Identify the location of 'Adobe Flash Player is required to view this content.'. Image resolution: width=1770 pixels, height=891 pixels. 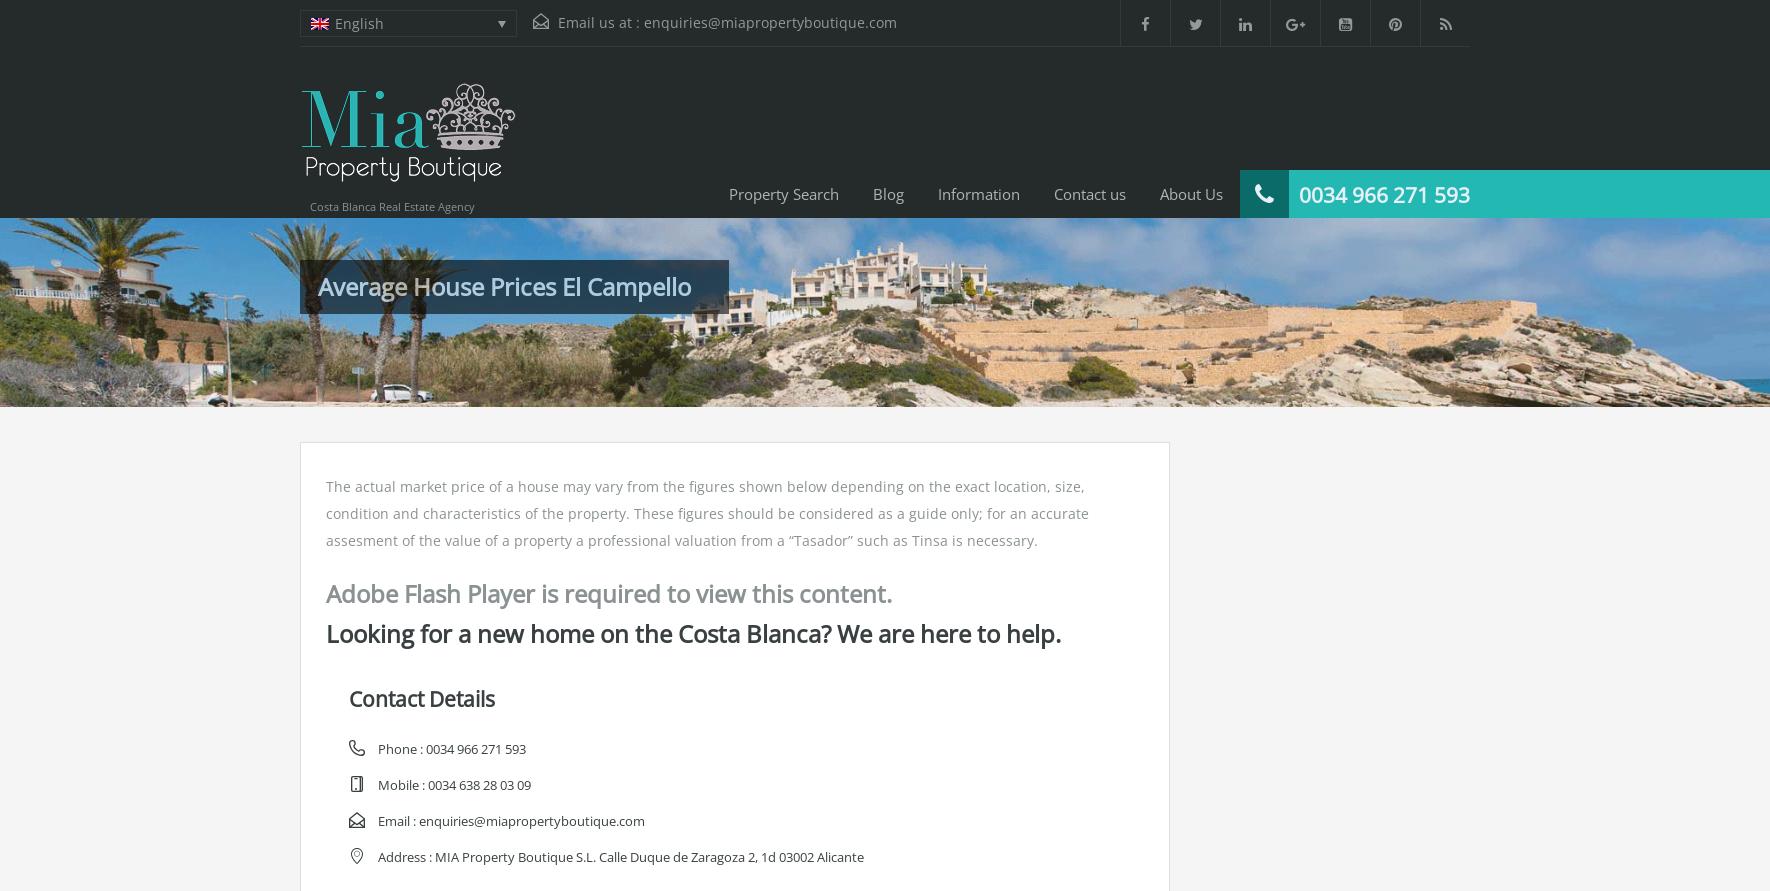
(608, 593).